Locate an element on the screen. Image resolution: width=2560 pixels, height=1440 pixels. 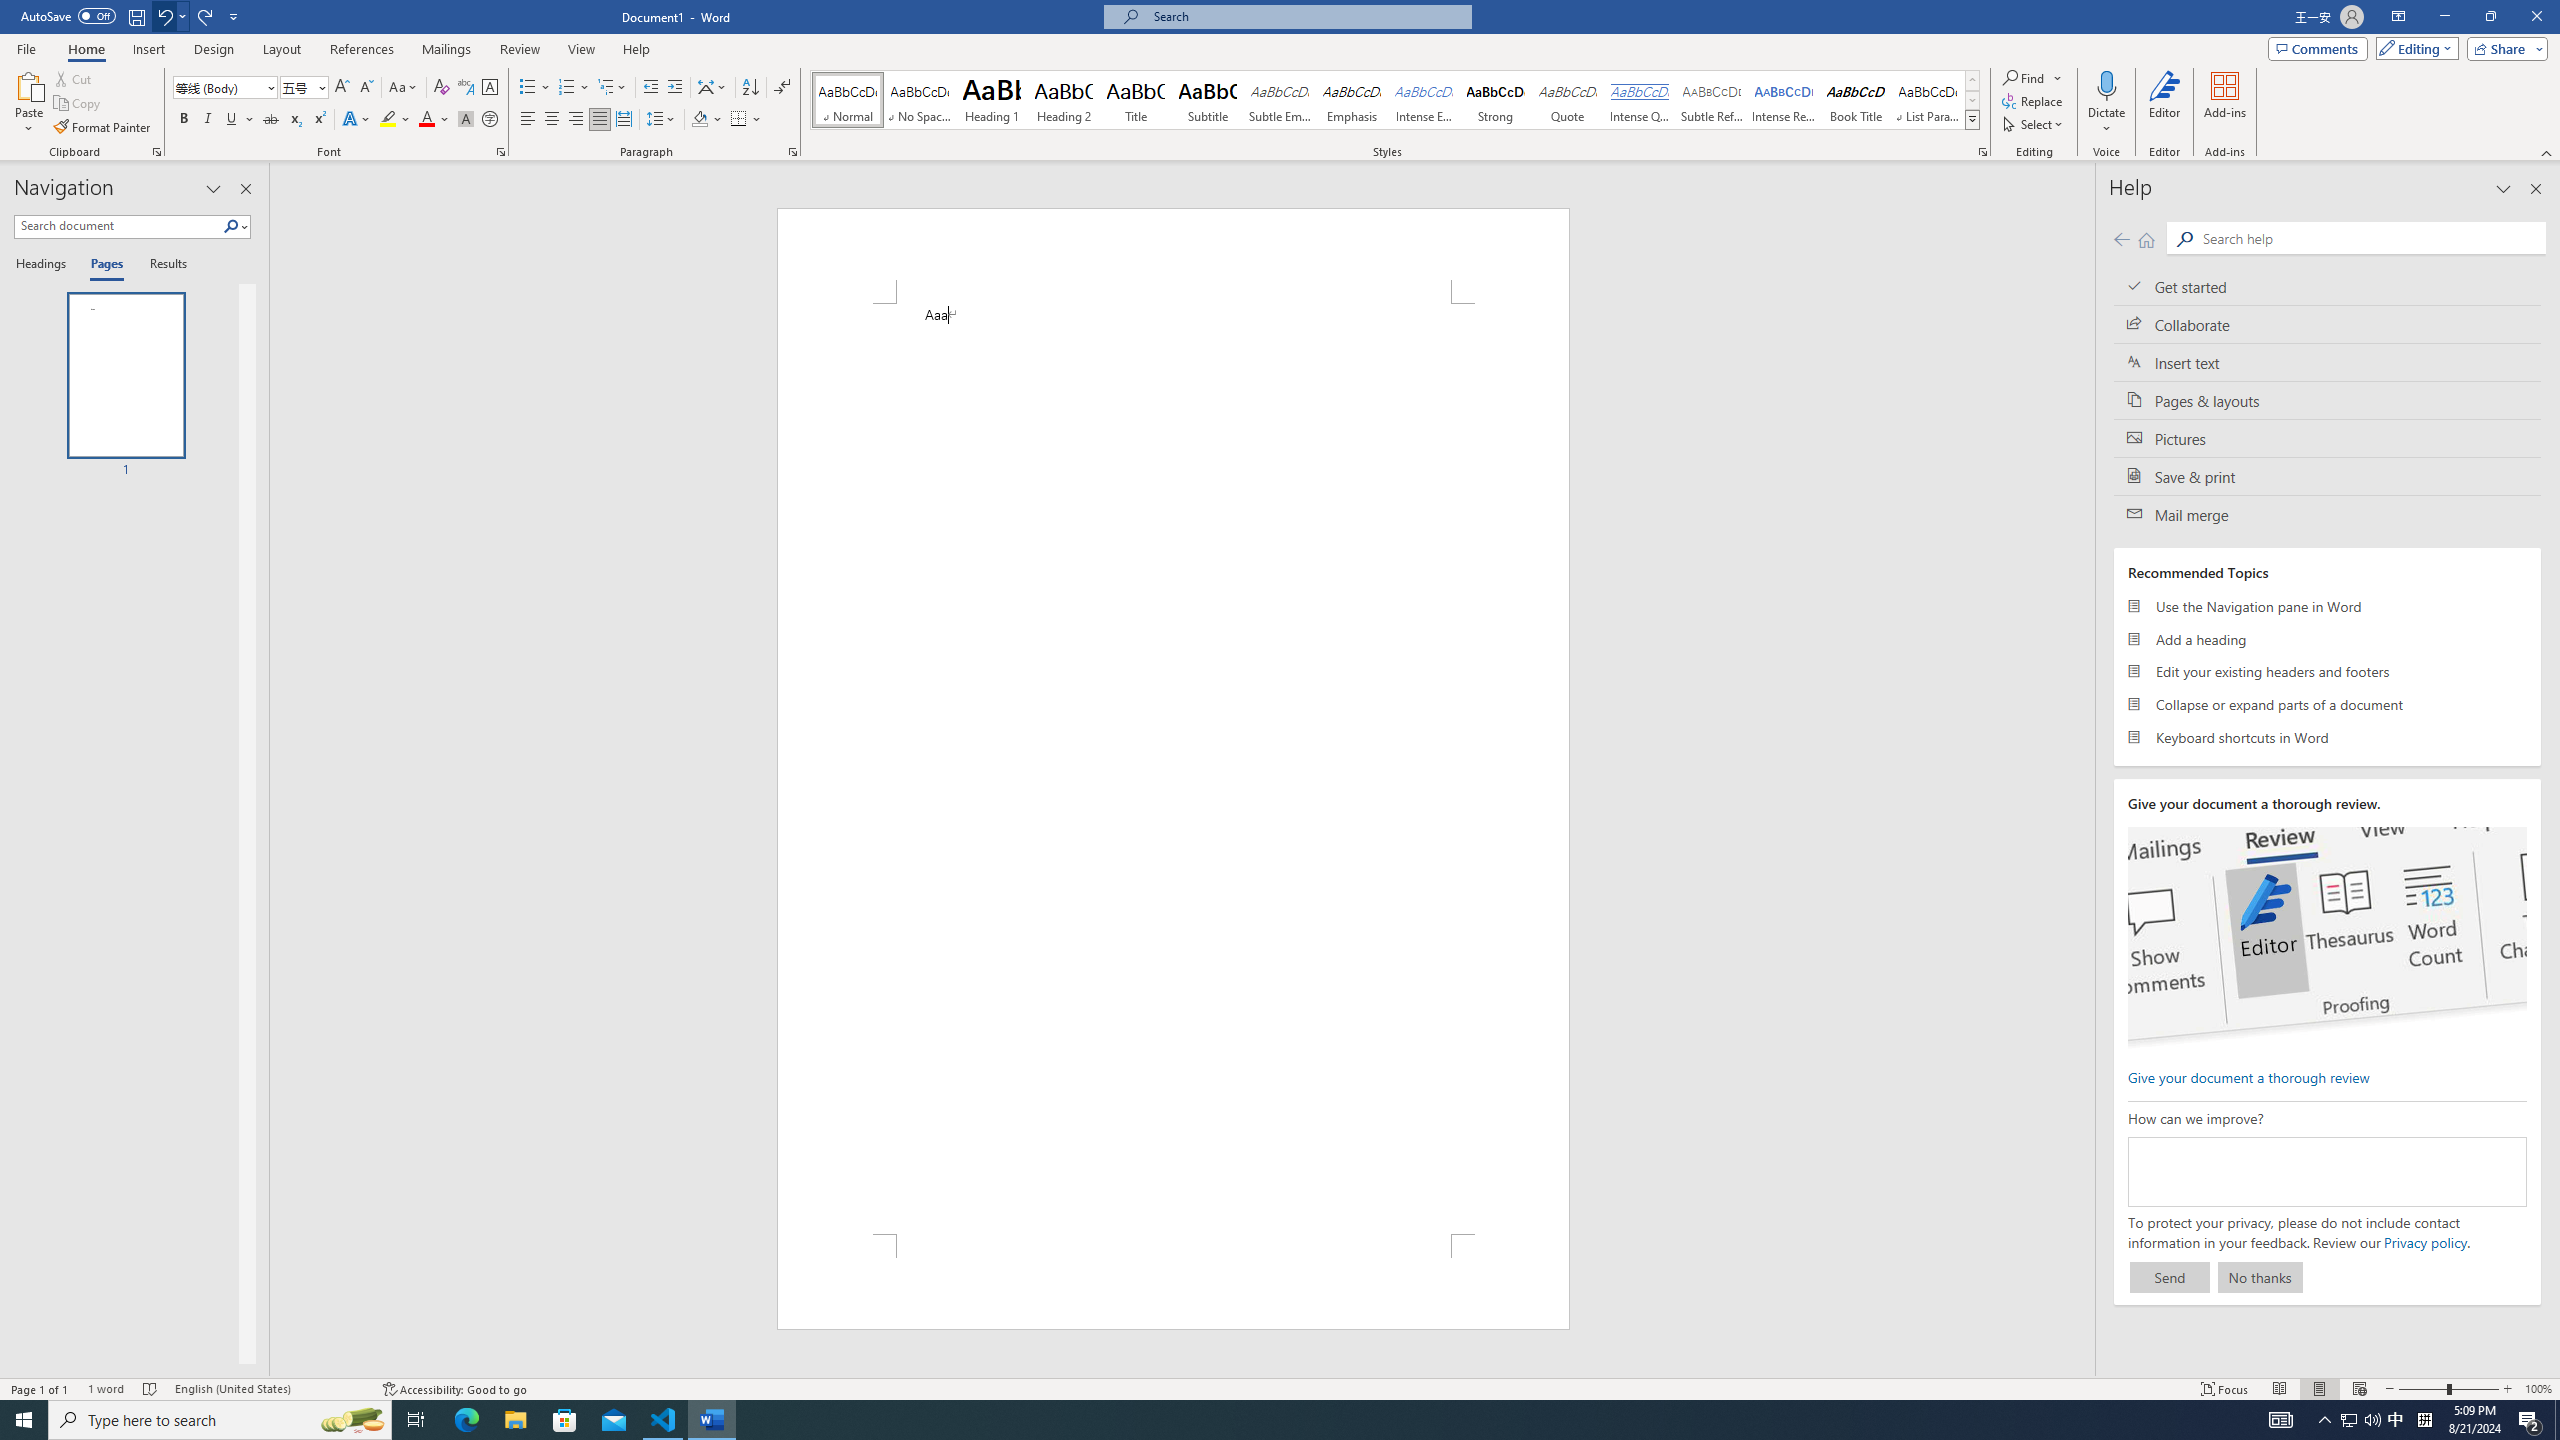
'Enclose Characters...' is located at coordinates (489, 118).